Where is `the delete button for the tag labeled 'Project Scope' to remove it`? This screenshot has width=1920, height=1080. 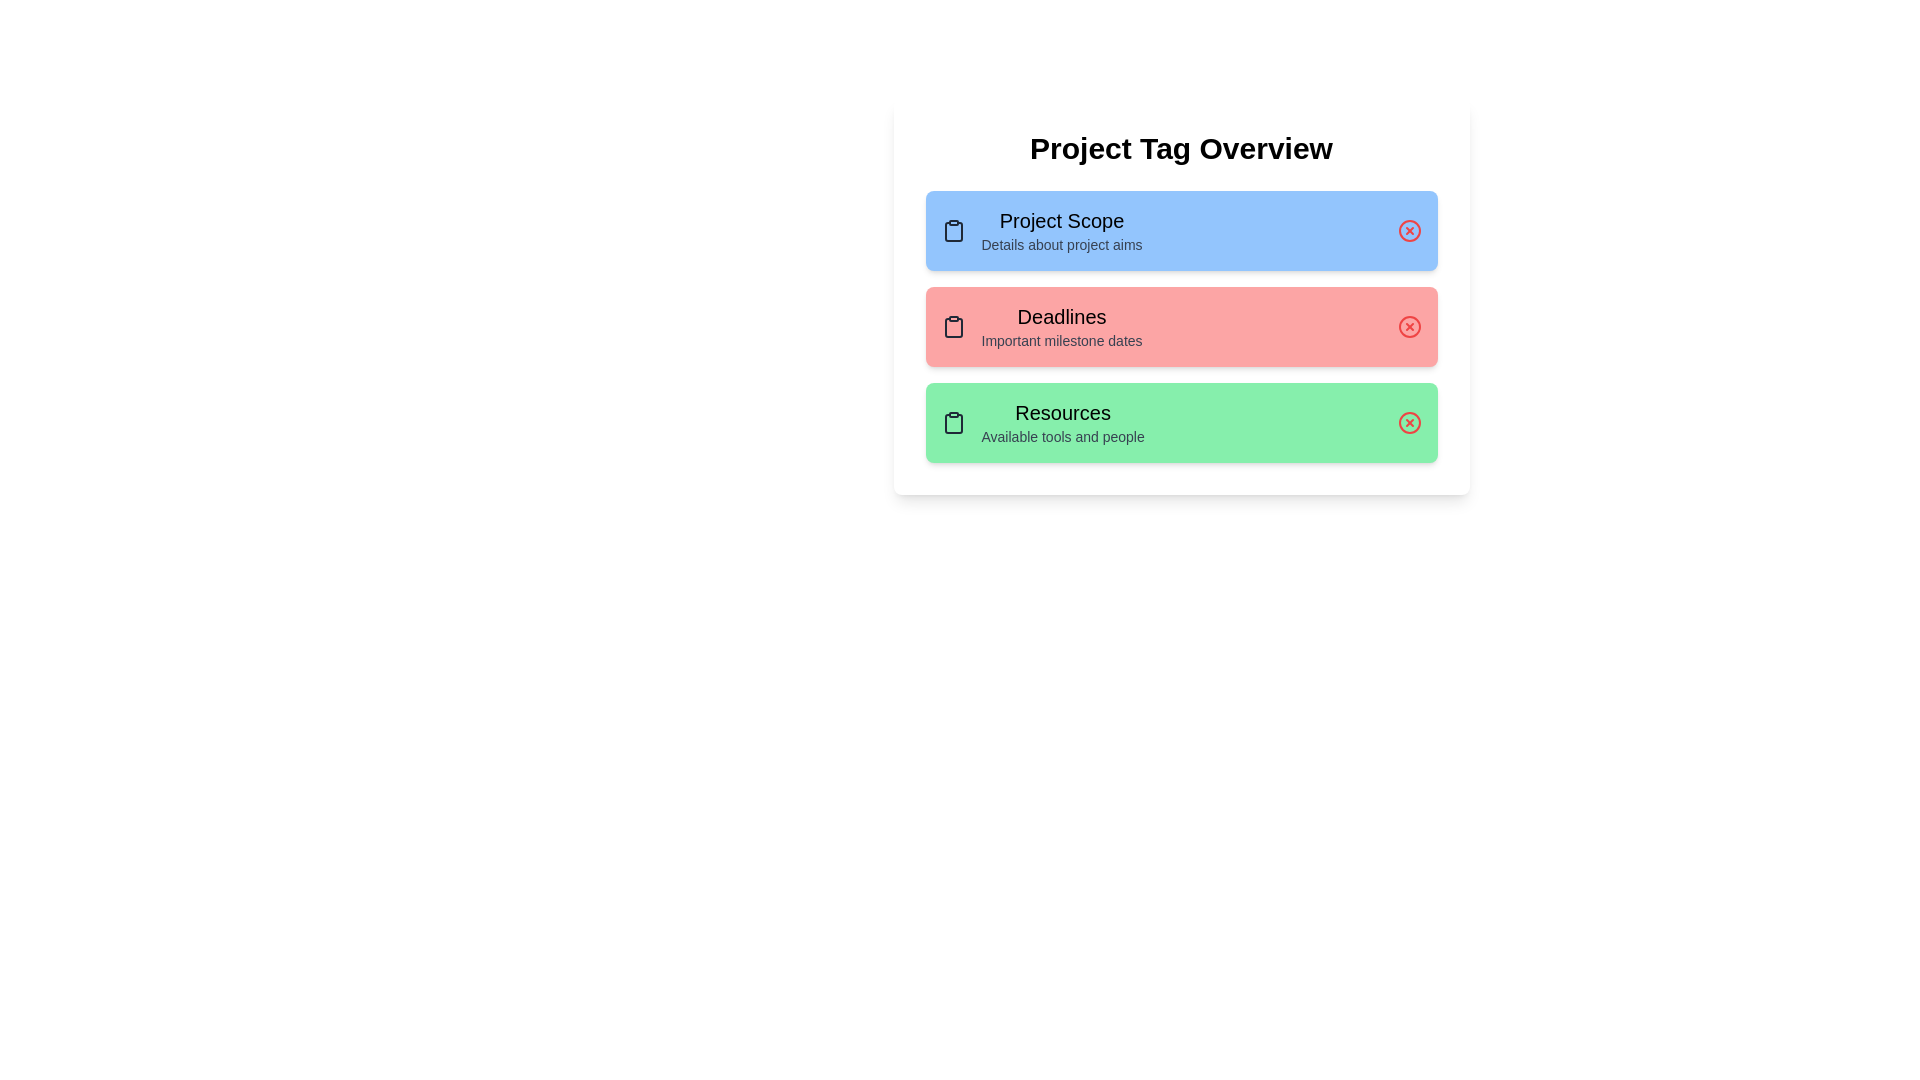 the delete button for the tag labeled 'Project Scope' to remove it is located at coordinates (1408, 230).